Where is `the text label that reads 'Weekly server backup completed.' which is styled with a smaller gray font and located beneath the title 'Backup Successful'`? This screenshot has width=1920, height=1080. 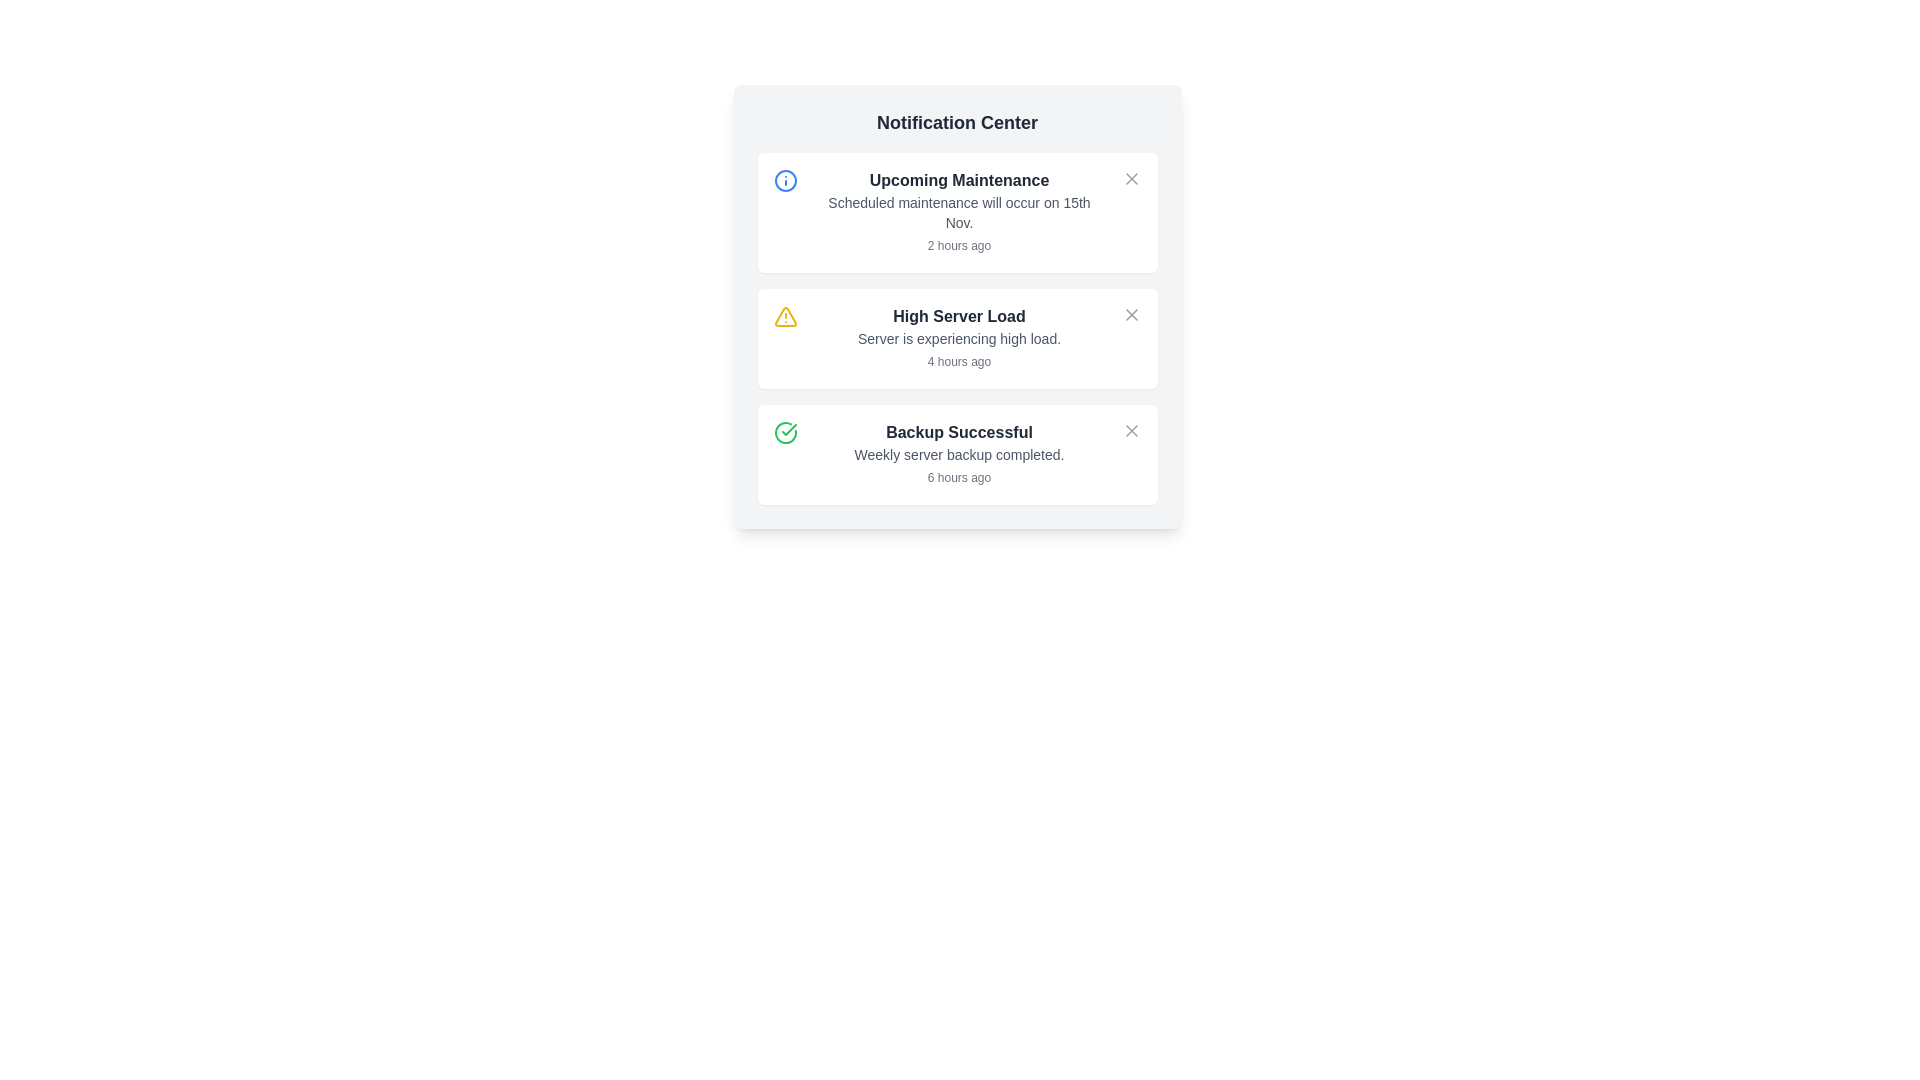 the text label that reads 'Weekly server backup completed.' which is styled with a smaller gray font and located beneath the title 'Backup Successful' is located at coordinates (958, 455).